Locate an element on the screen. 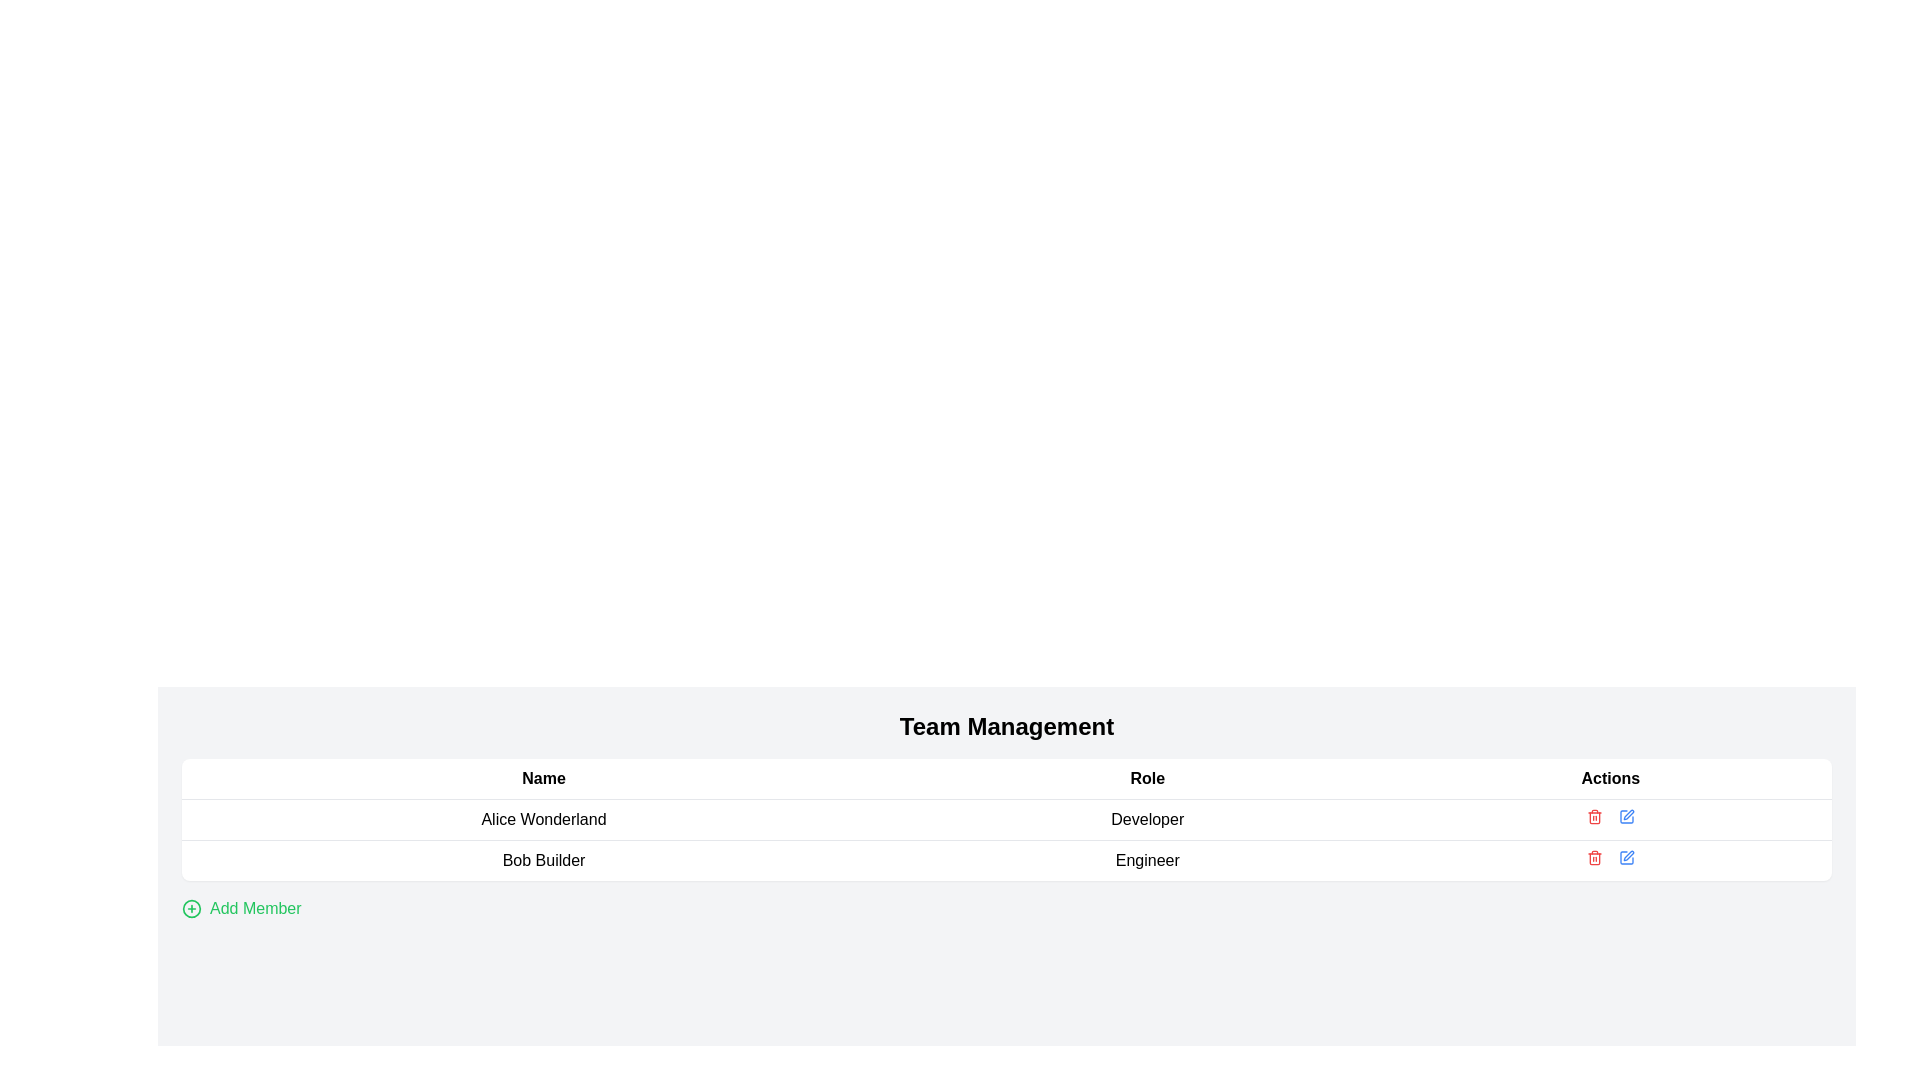  the trash bin icon in the 'Actions' column of the second row is located at coordinates (1593, 818).